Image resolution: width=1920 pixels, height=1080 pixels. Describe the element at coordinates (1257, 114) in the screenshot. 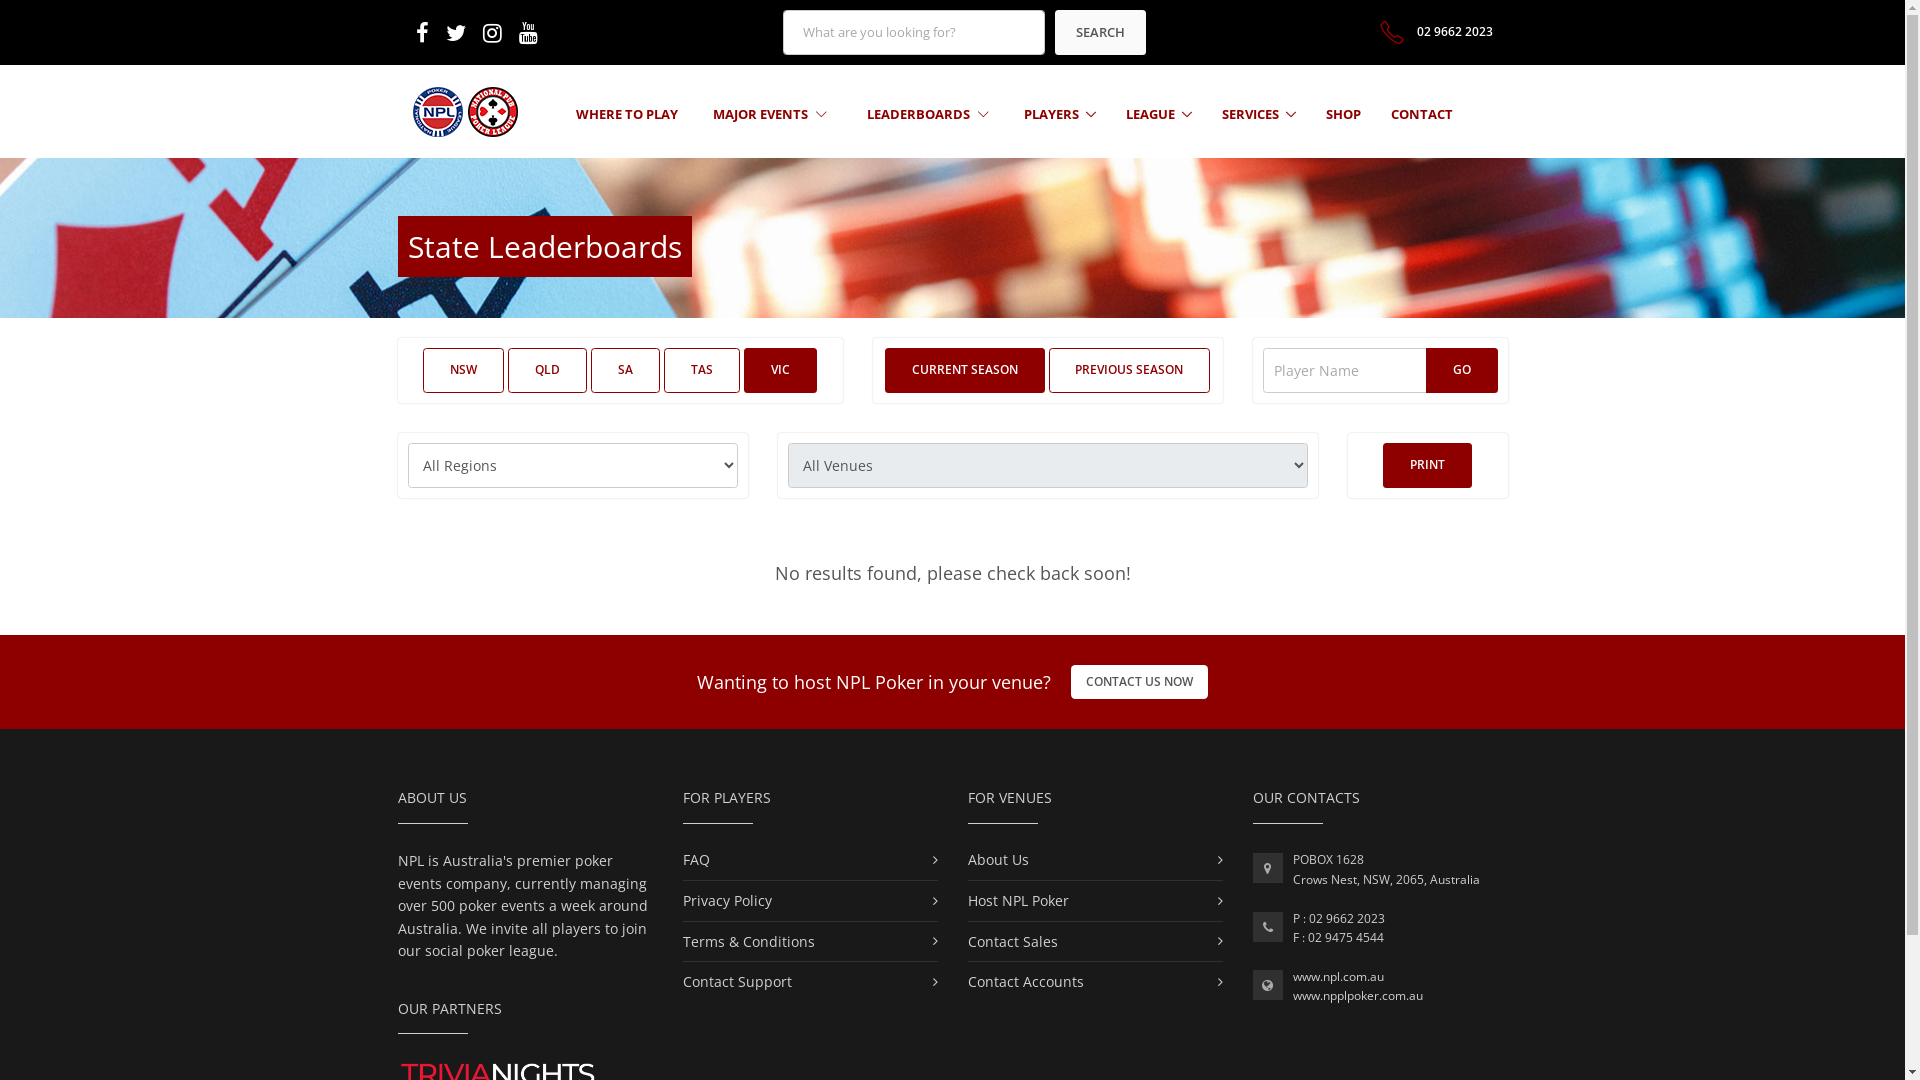

I see `'SERVICES'` at that location.